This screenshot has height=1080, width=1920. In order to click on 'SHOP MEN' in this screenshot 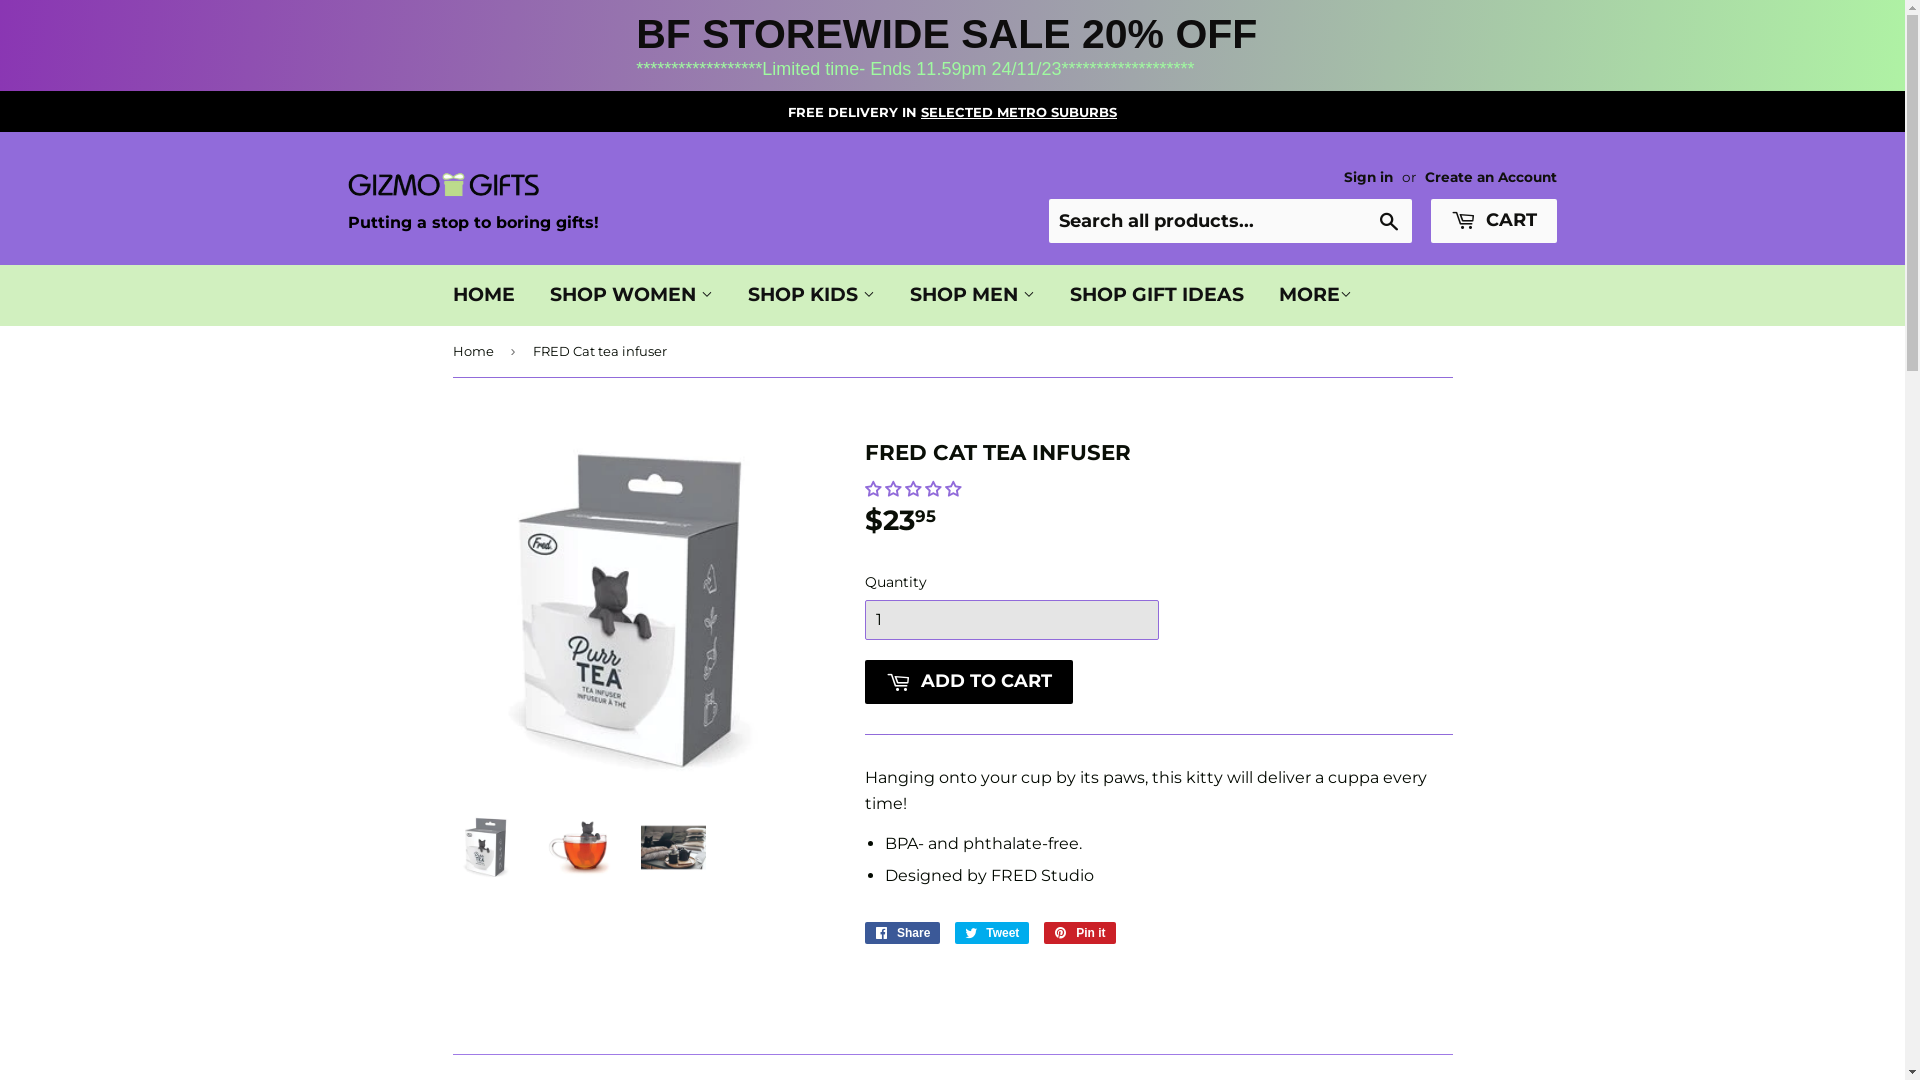, I will do `click(971, 294)`.